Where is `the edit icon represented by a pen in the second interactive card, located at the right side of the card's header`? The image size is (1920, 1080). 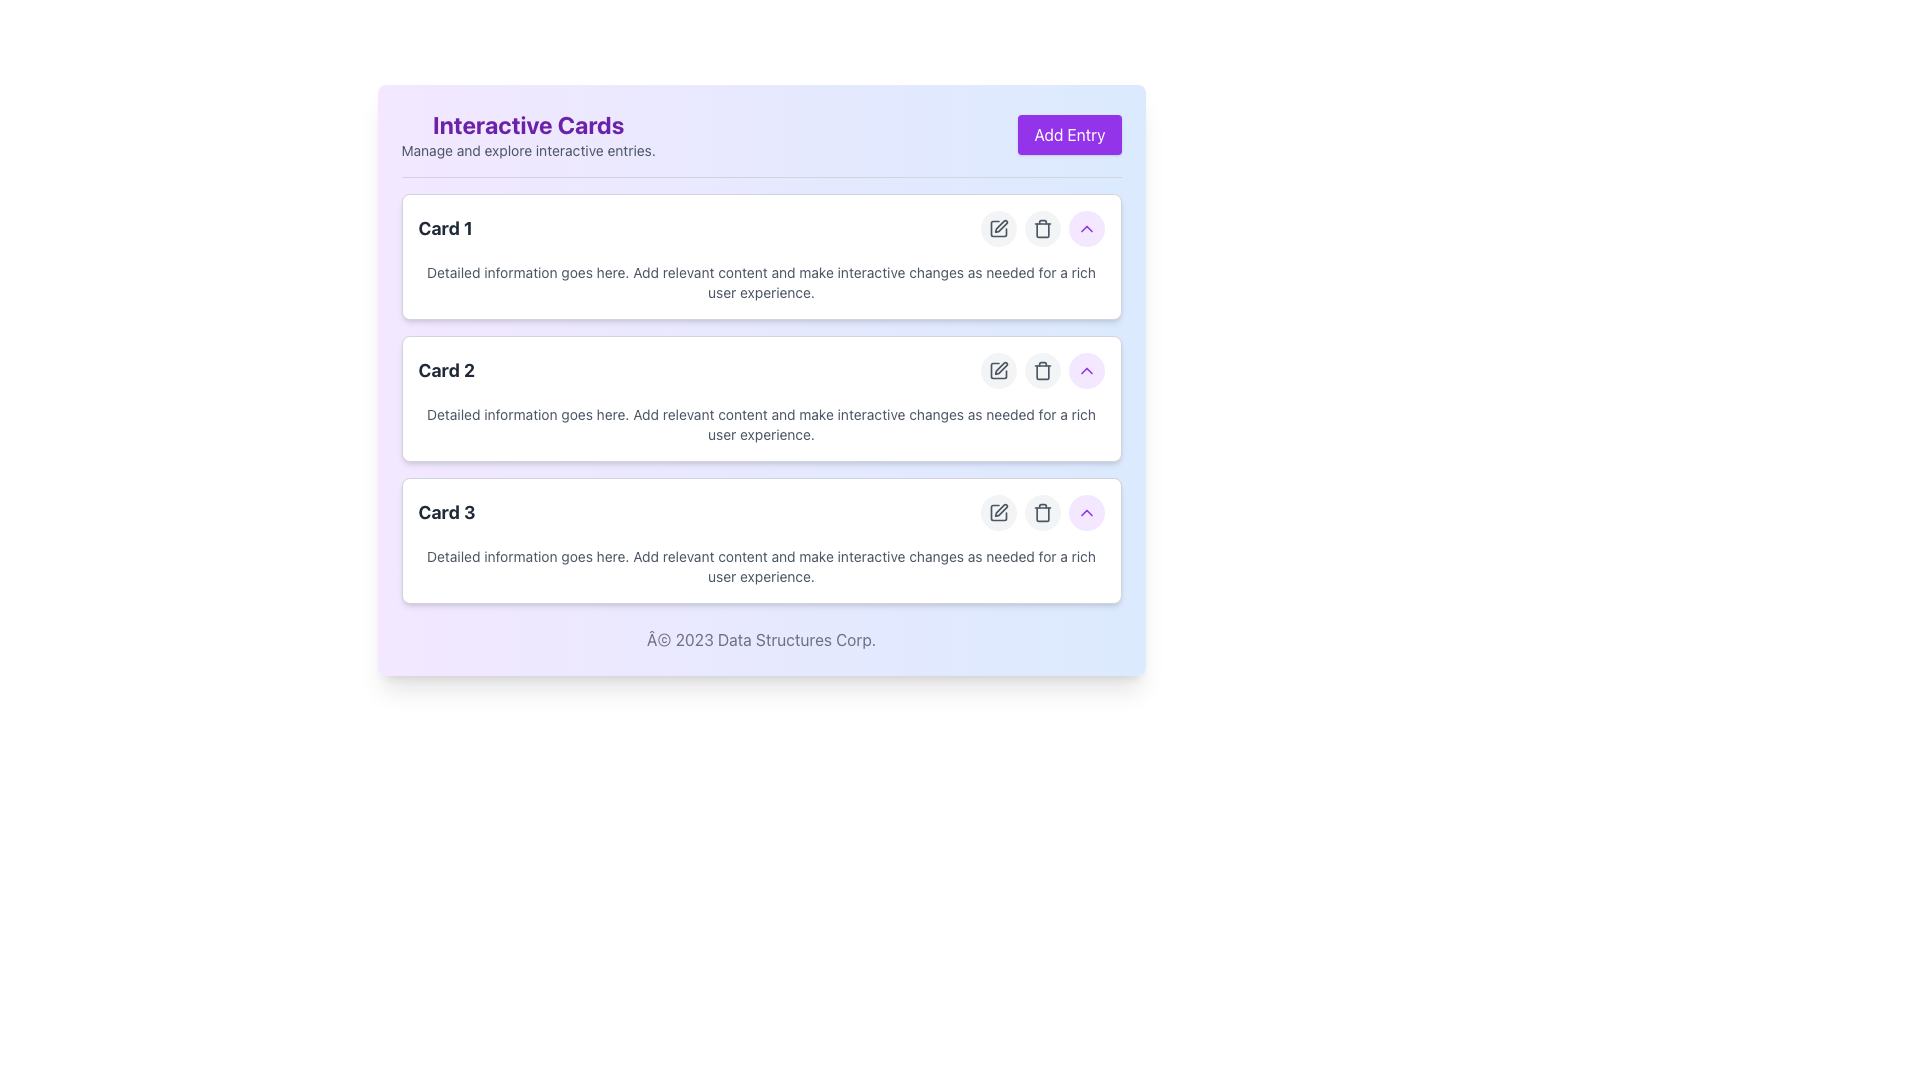
the edit icon represented by a pen in the second interactive card, located at the right side of the card's header is located at coordinates (1001, 368).